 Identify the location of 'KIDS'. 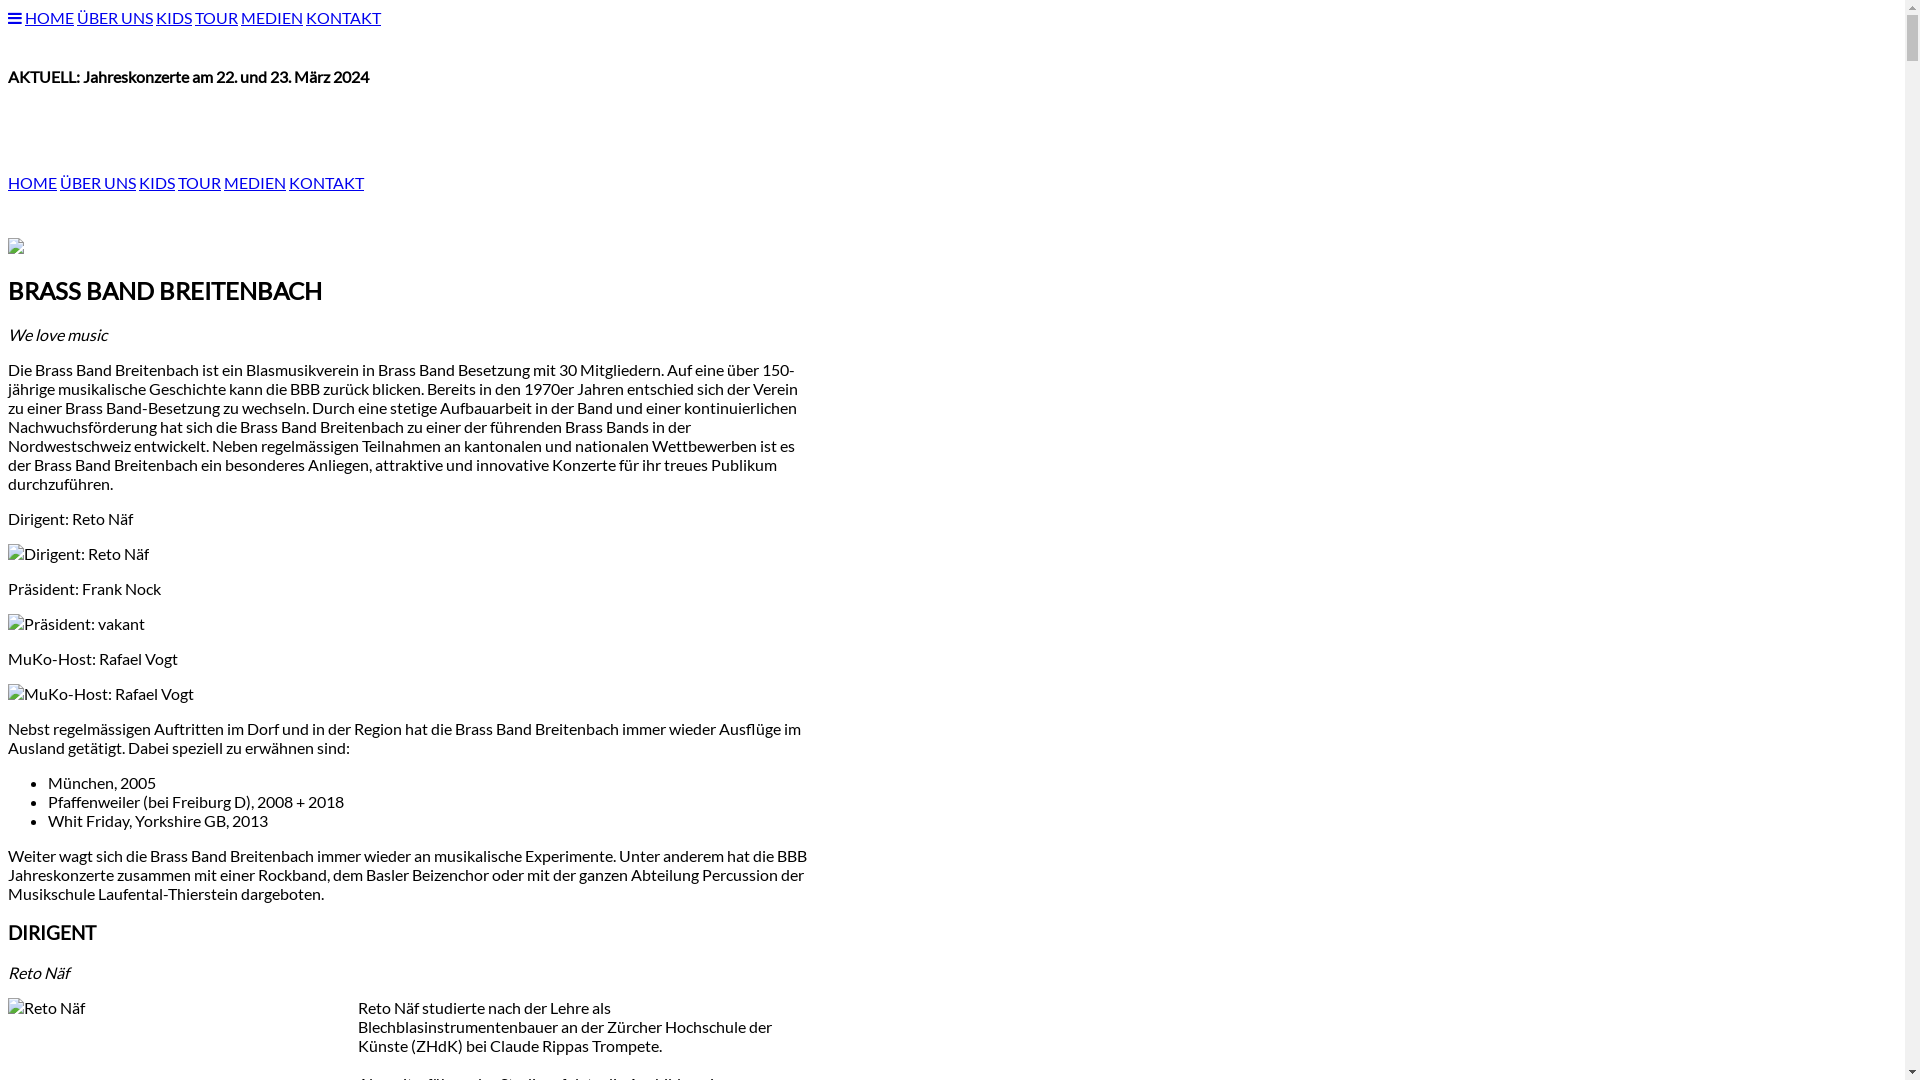
(155, 17).